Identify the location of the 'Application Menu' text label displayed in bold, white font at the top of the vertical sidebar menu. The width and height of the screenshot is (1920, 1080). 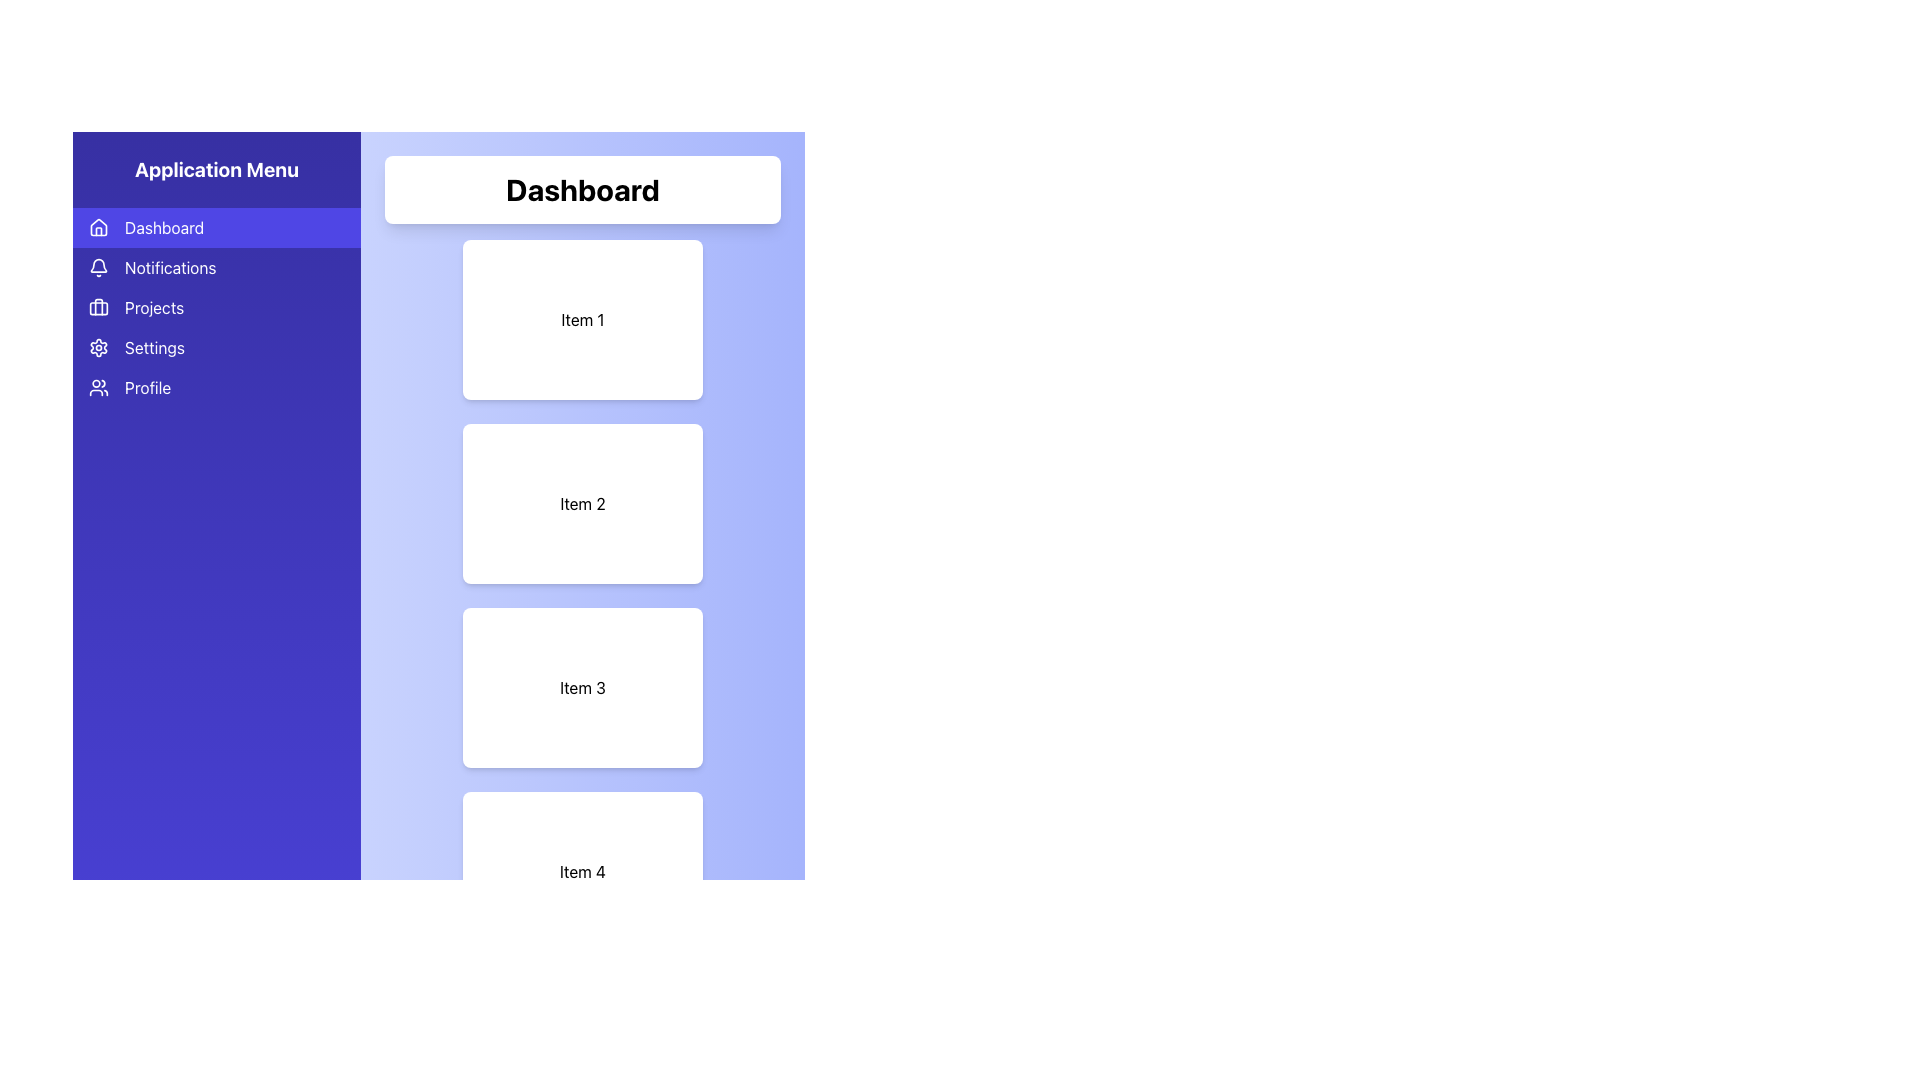
(216, 168).